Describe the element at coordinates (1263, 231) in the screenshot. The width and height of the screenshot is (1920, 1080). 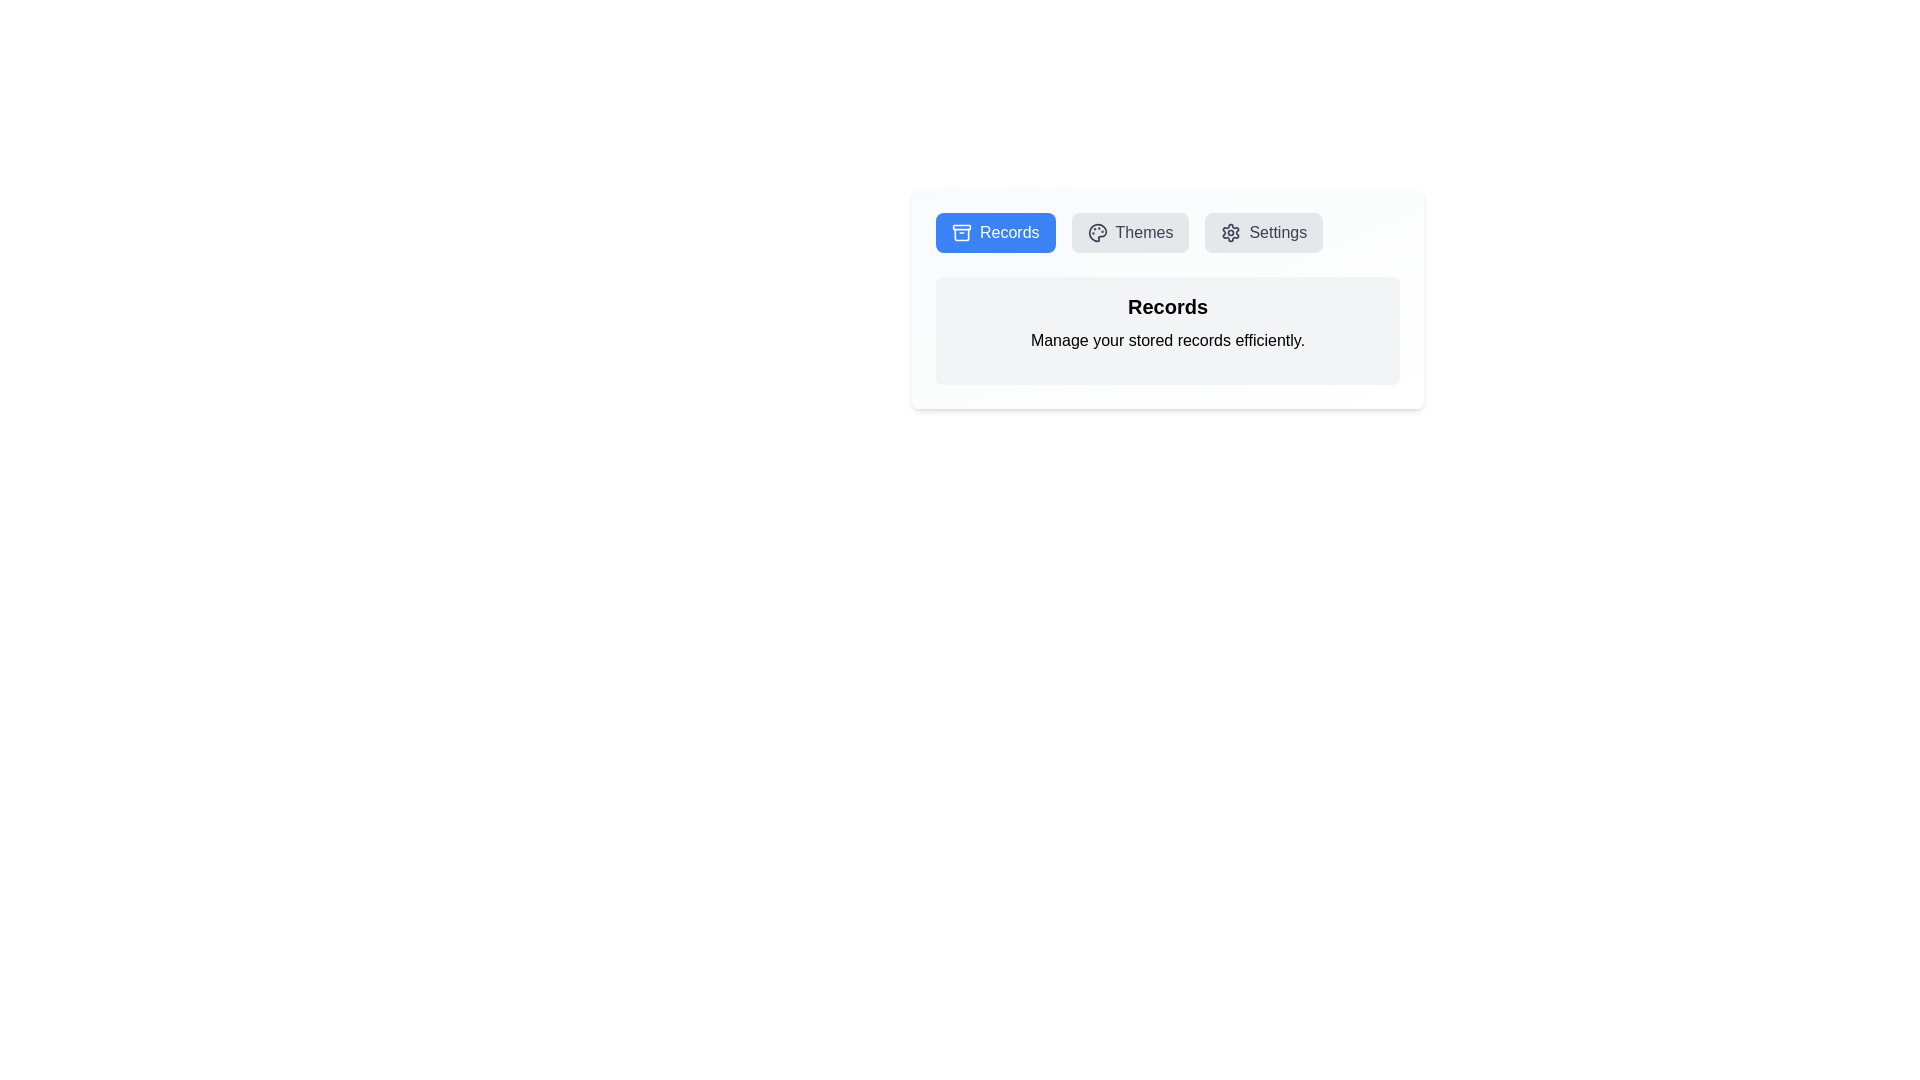
I see `the button labeled 'Settings' to see its hover effect` at that location.